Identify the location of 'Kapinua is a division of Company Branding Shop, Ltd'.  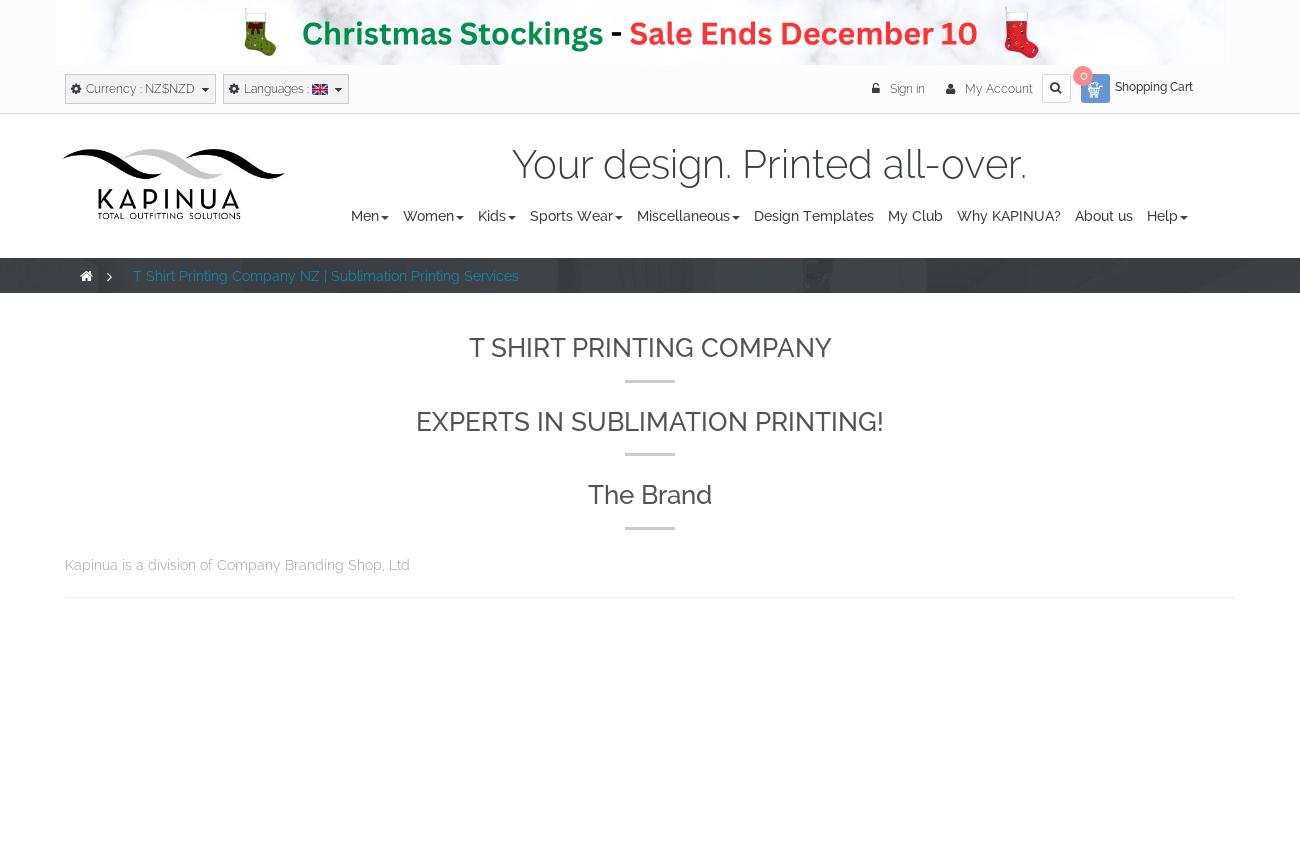
(65, 563).